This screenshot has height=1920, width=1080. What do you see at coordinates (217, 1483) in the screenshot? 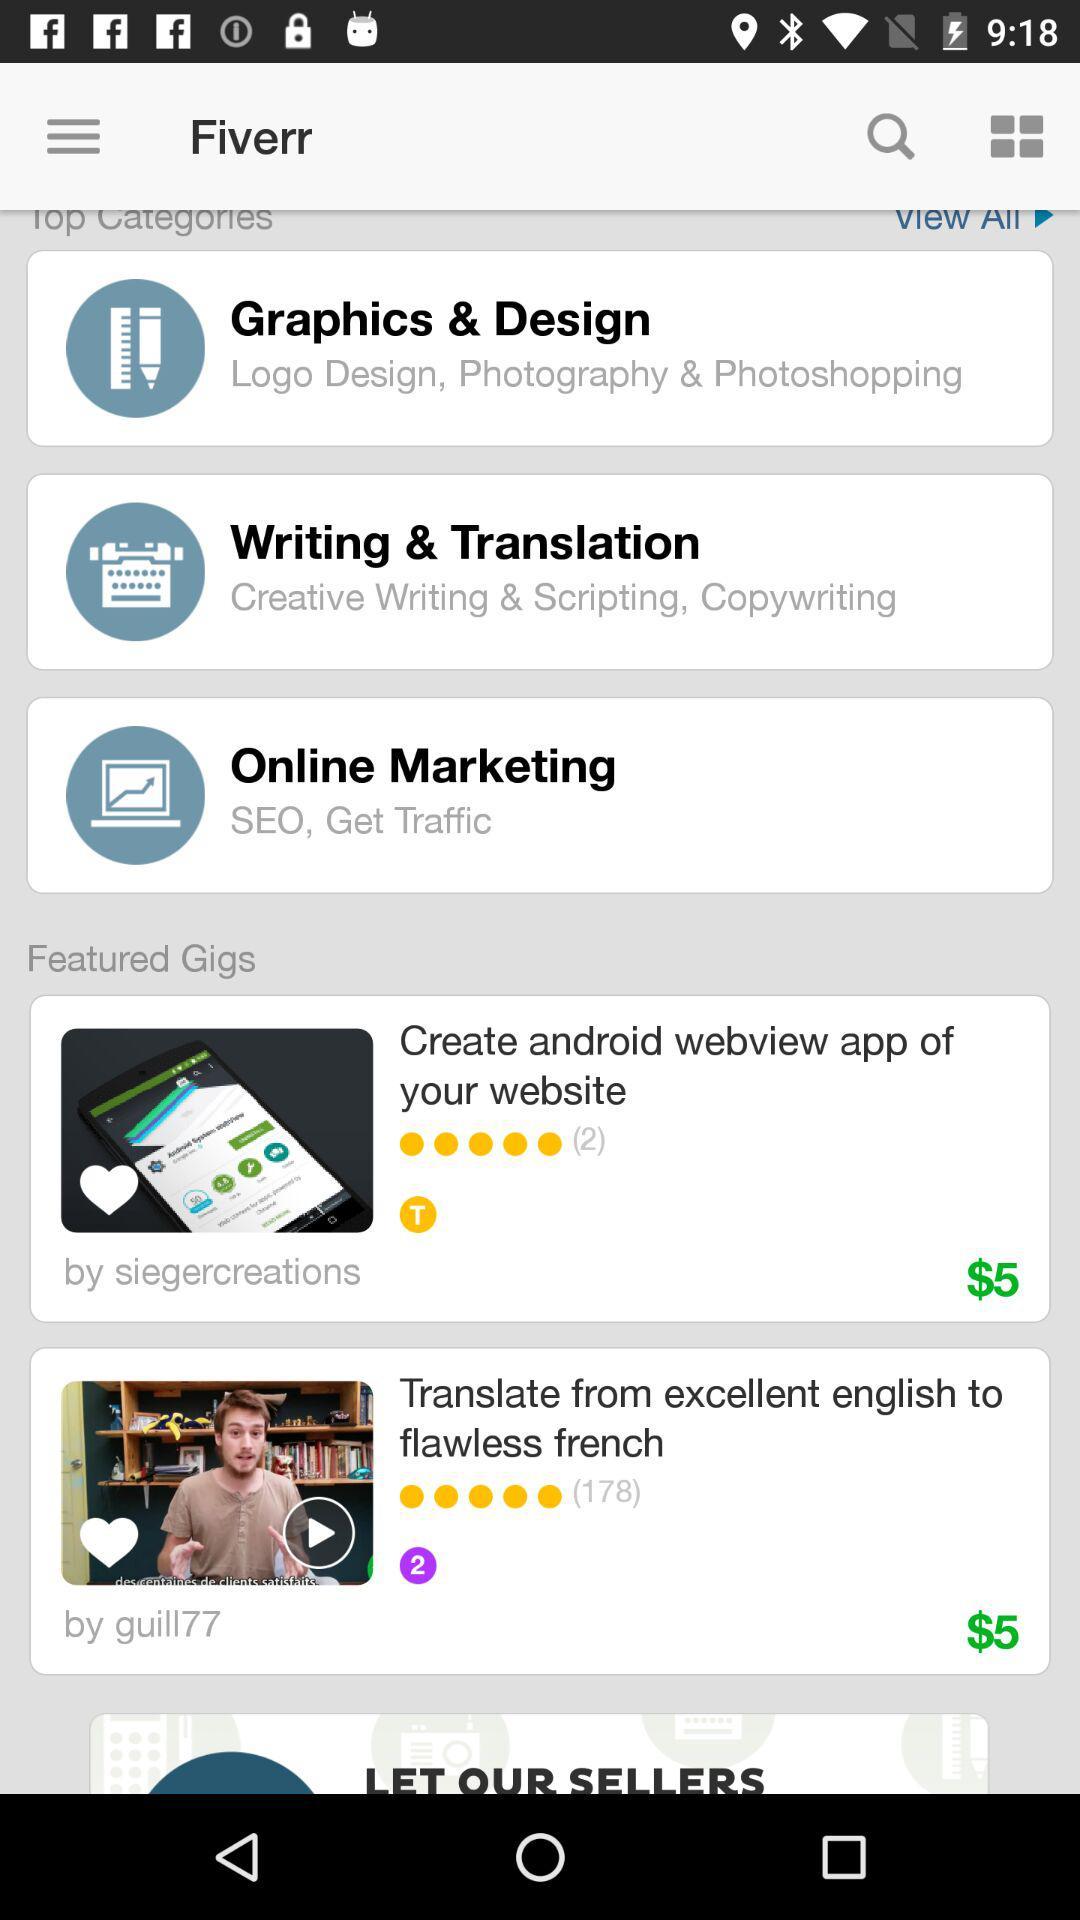
I see `the icon next to translate from excellent item` at bounding box center [217, 1483].